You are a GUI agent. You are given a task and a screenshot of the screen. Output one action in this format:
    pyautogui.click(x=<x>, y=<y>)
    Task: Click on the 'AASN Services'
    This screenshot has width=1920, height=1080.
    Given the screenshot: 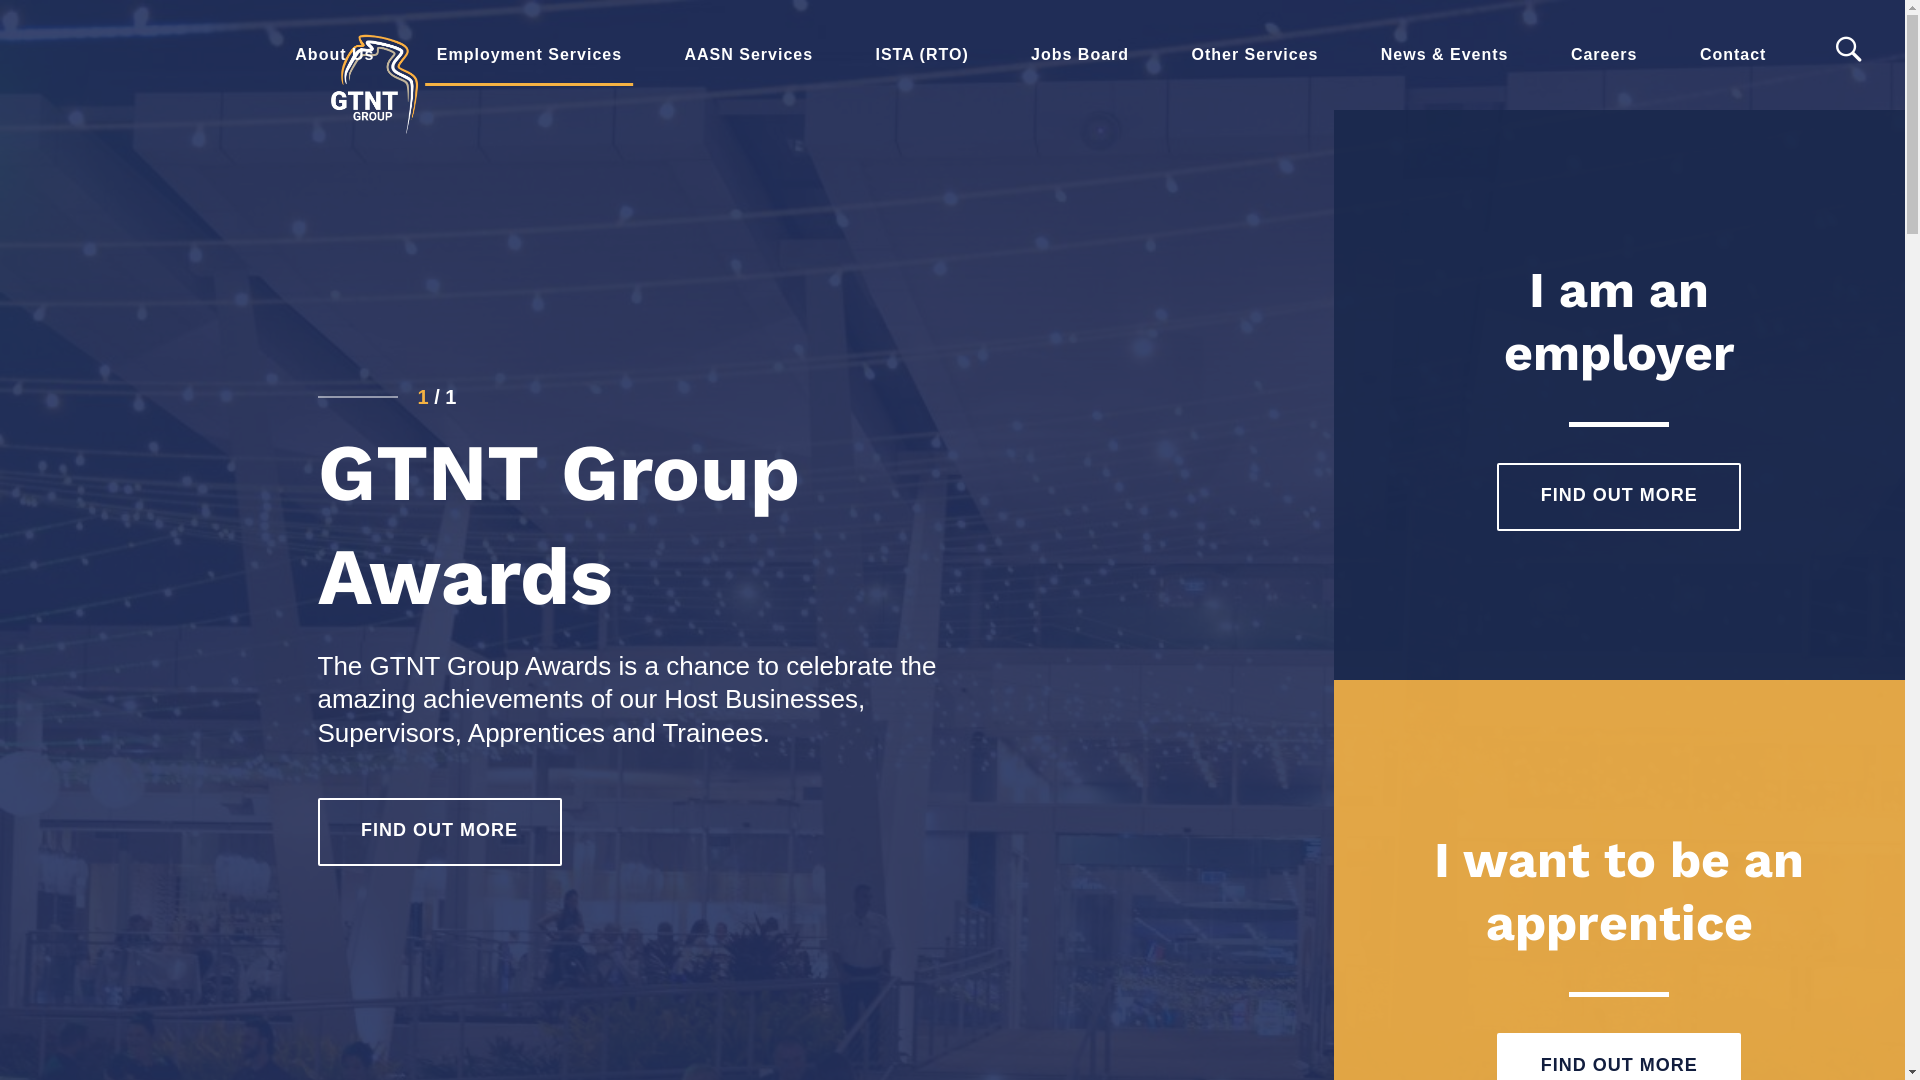 What is the action you would take?
    pyautogui.click(x=652, y=53)
    